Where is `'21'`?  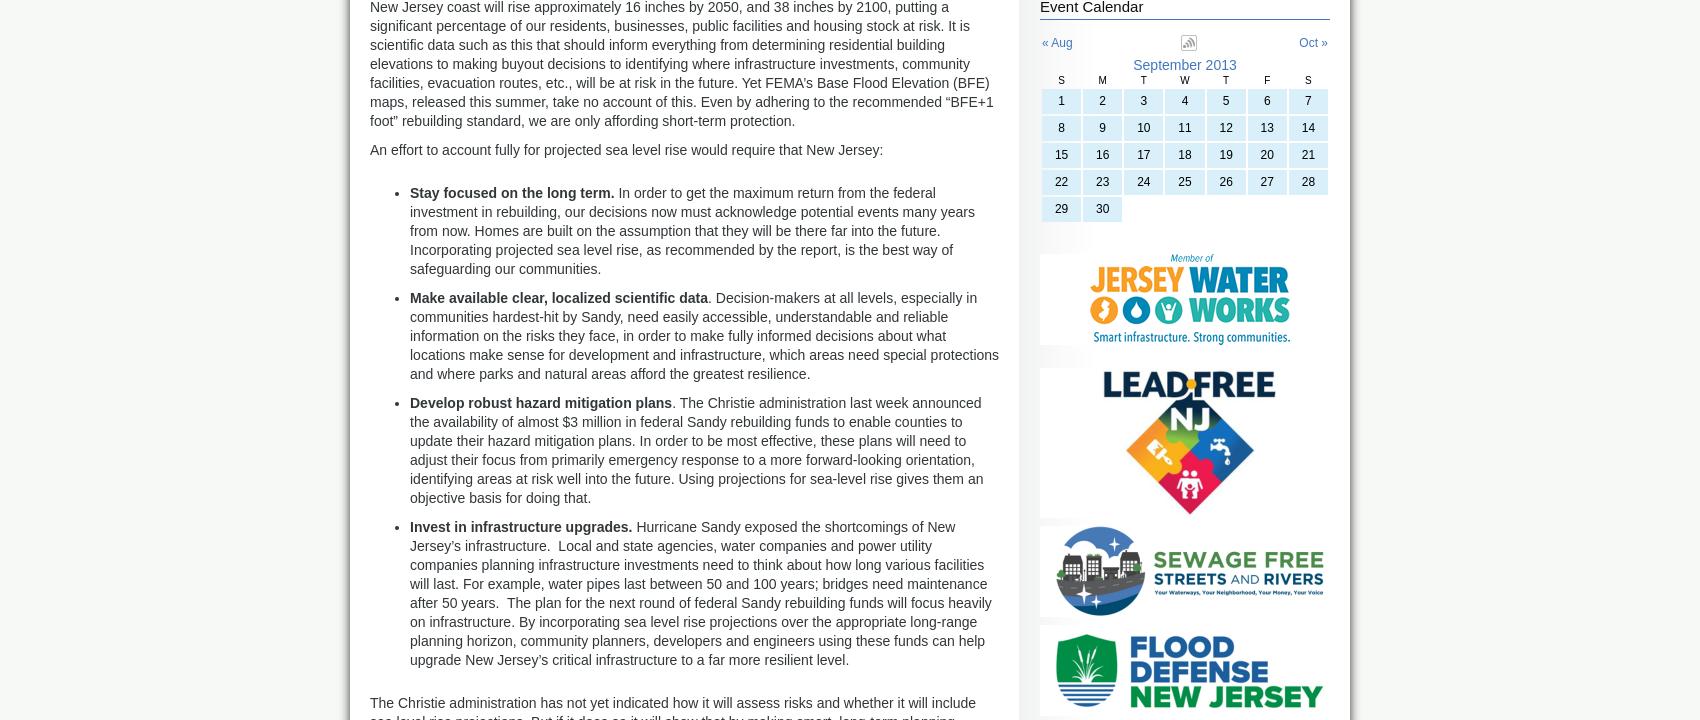
'21' is located at coordinates (1301, 154).